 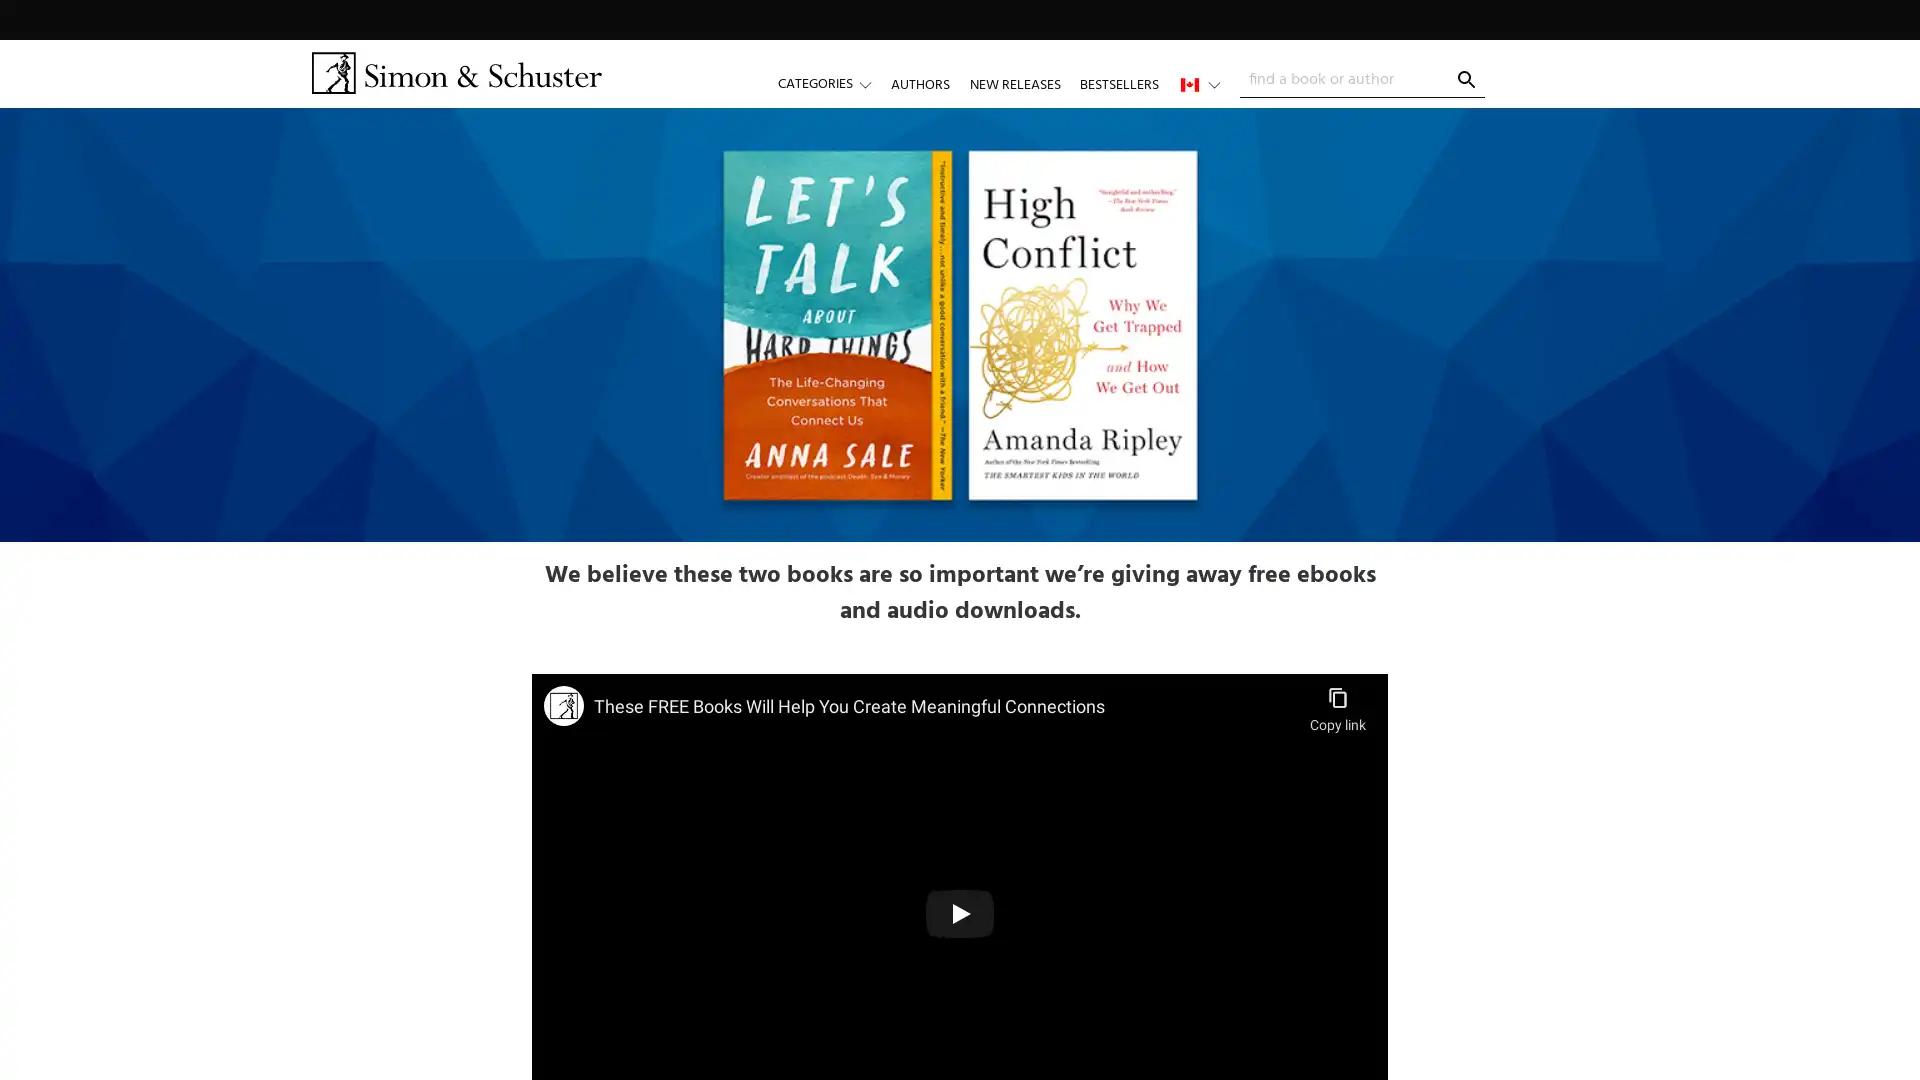 What do you see at coordinates (1014, 83) in the screenshot?
I see `NEW RELEASES` at bounding box center [1014, 83].